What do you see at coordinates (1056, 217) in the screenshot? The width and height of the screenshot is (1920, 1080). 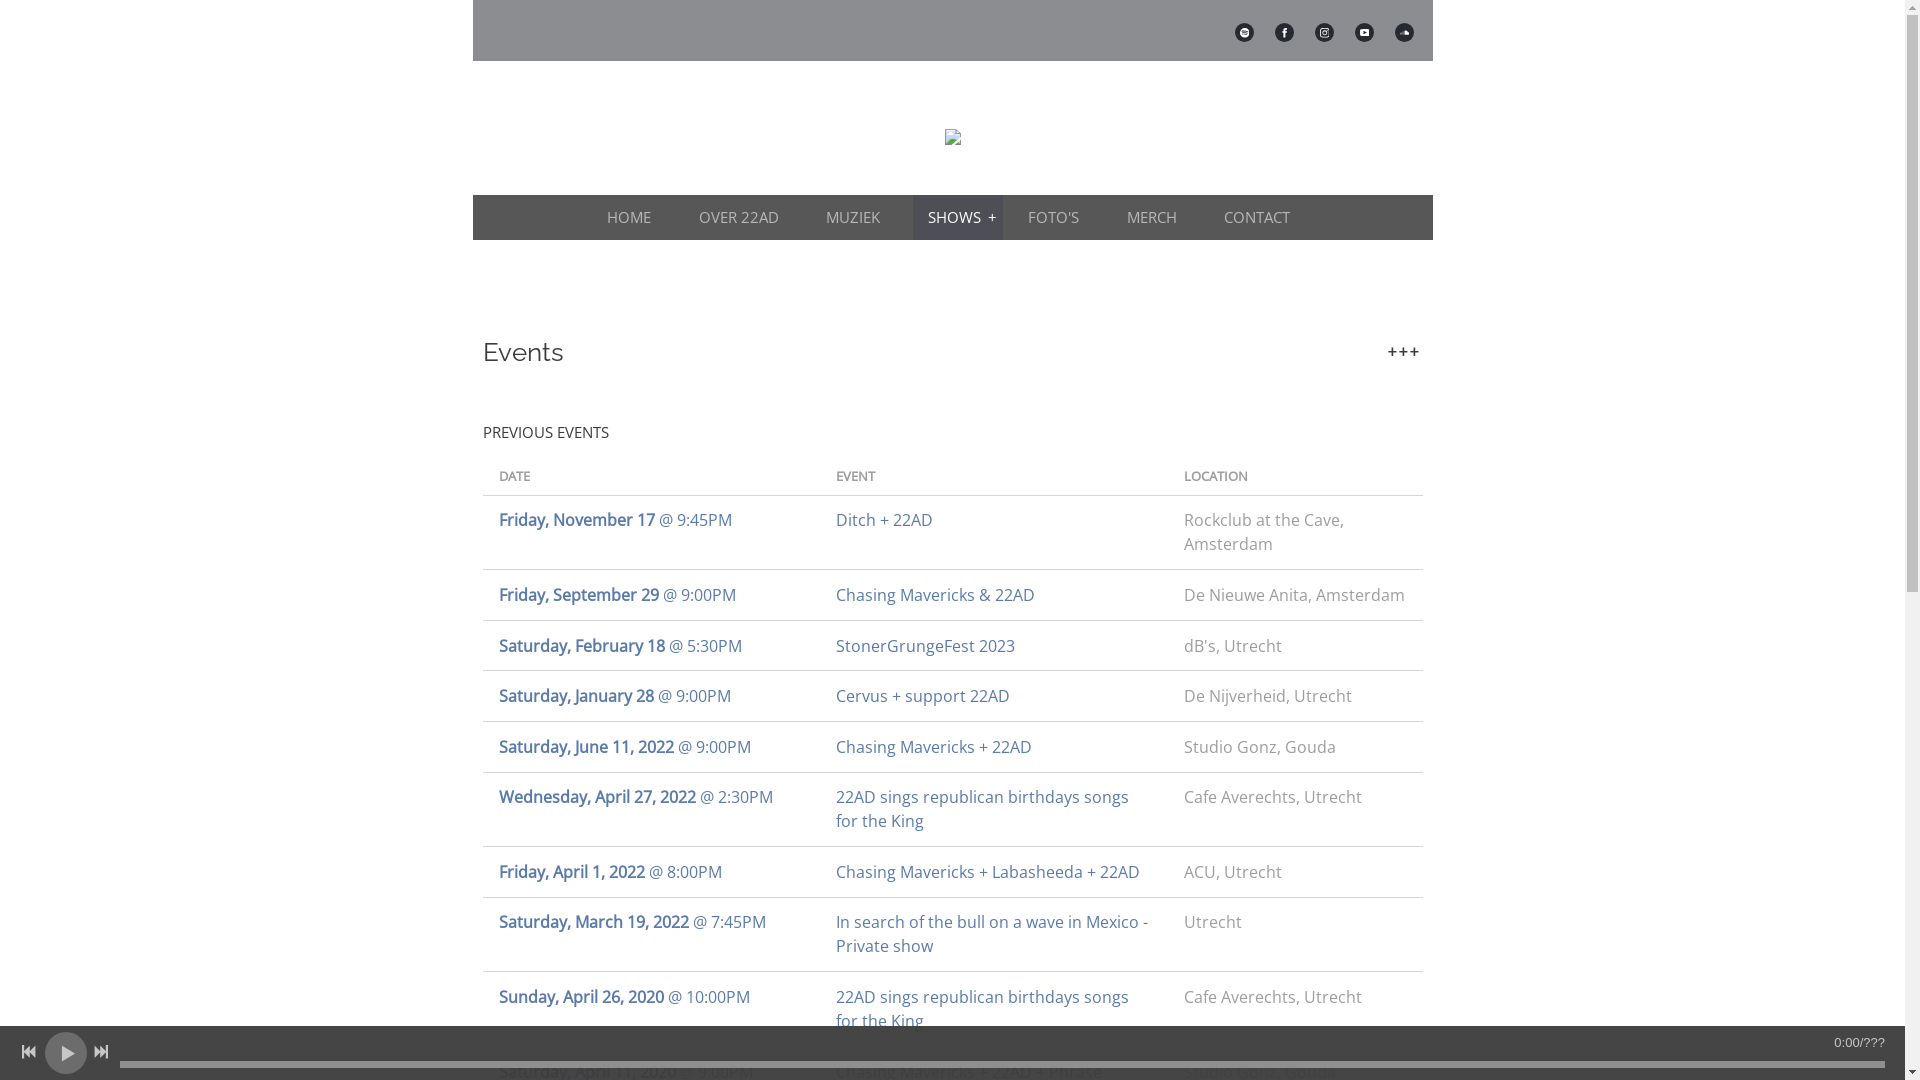 I see `'FOTO'S'` at bounding box center [1056, 217].